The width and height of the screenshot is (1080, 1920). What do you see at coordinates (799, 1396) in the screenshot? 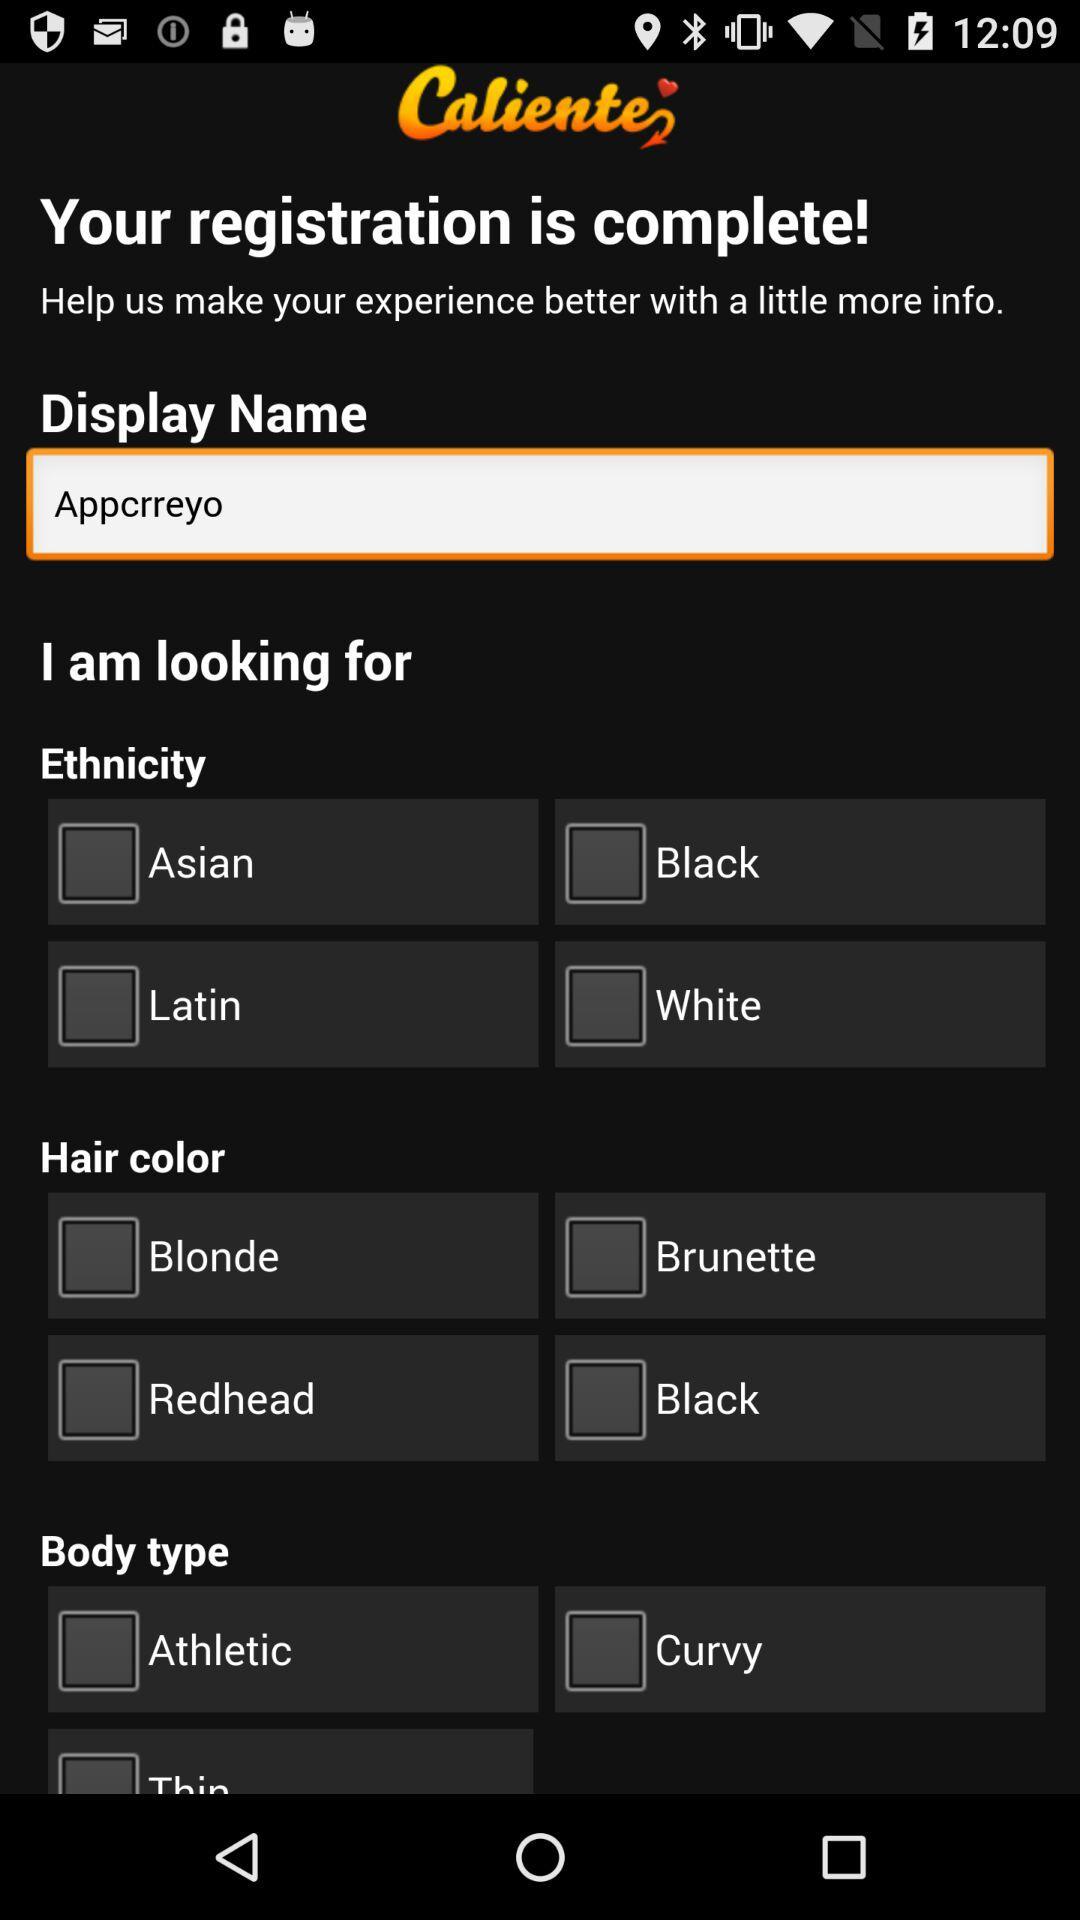
I see `the button black below brunette` at bounding box center [799, 1396].